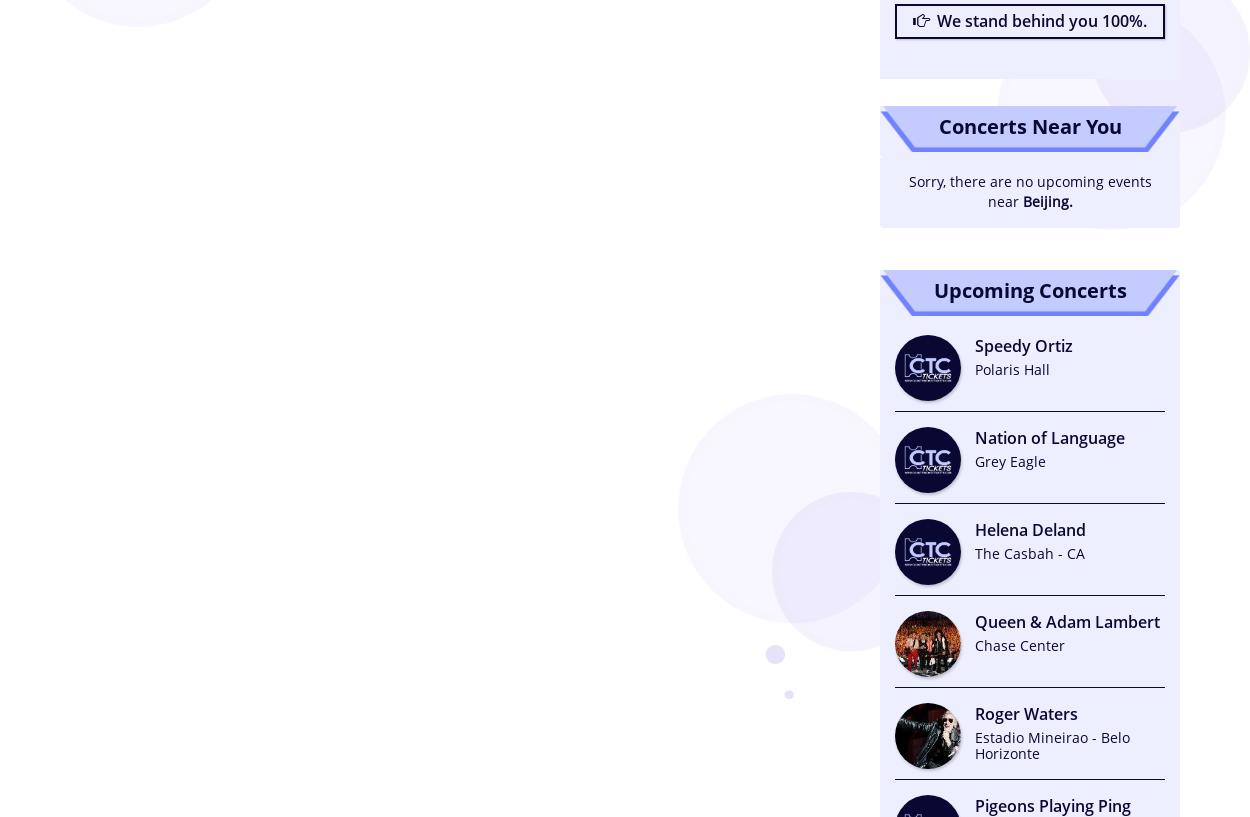 This screenshot has height=817, width=1250. What do you see at coordinates (974, 551) in the screenshot?
I see `'The Casbah - CA'` at bounding box center [974, 551].